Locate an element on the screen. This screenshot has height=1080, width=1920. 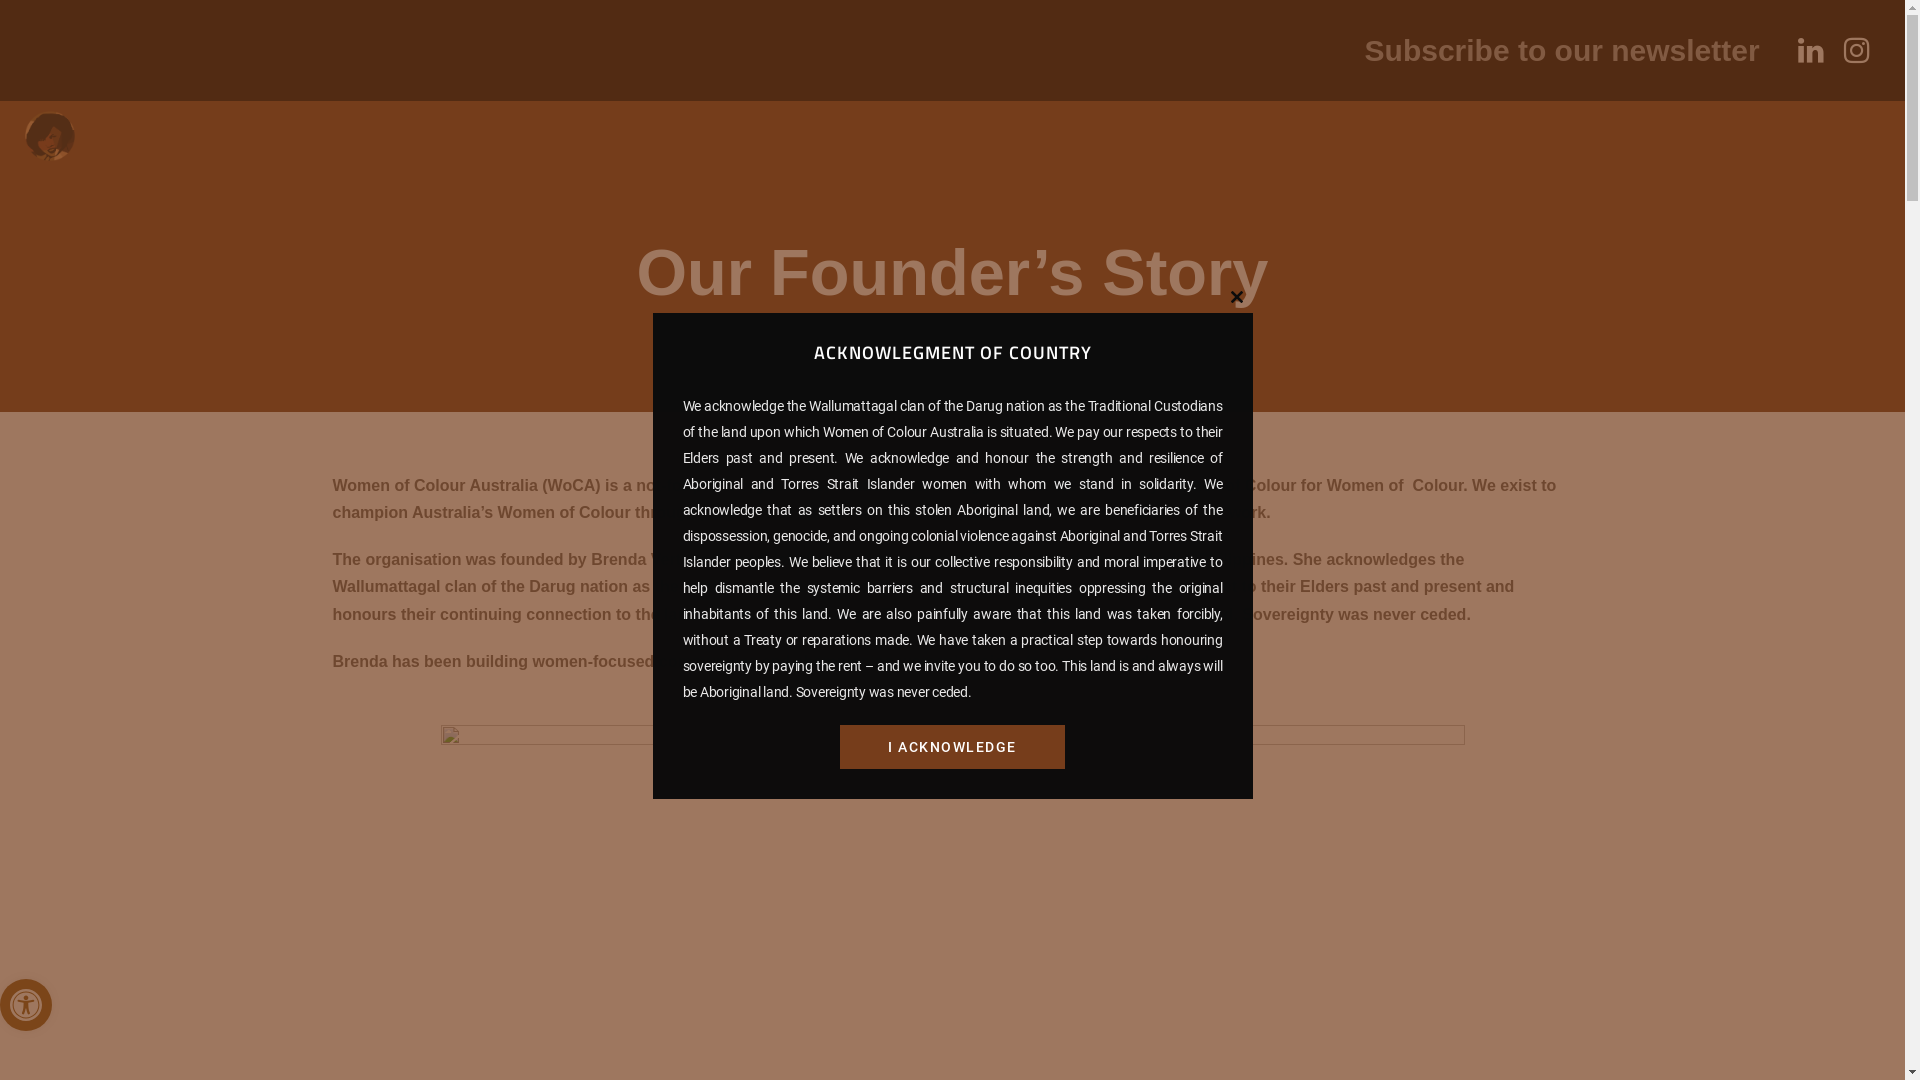
'instagram' is located at coordinates (1856, 49).